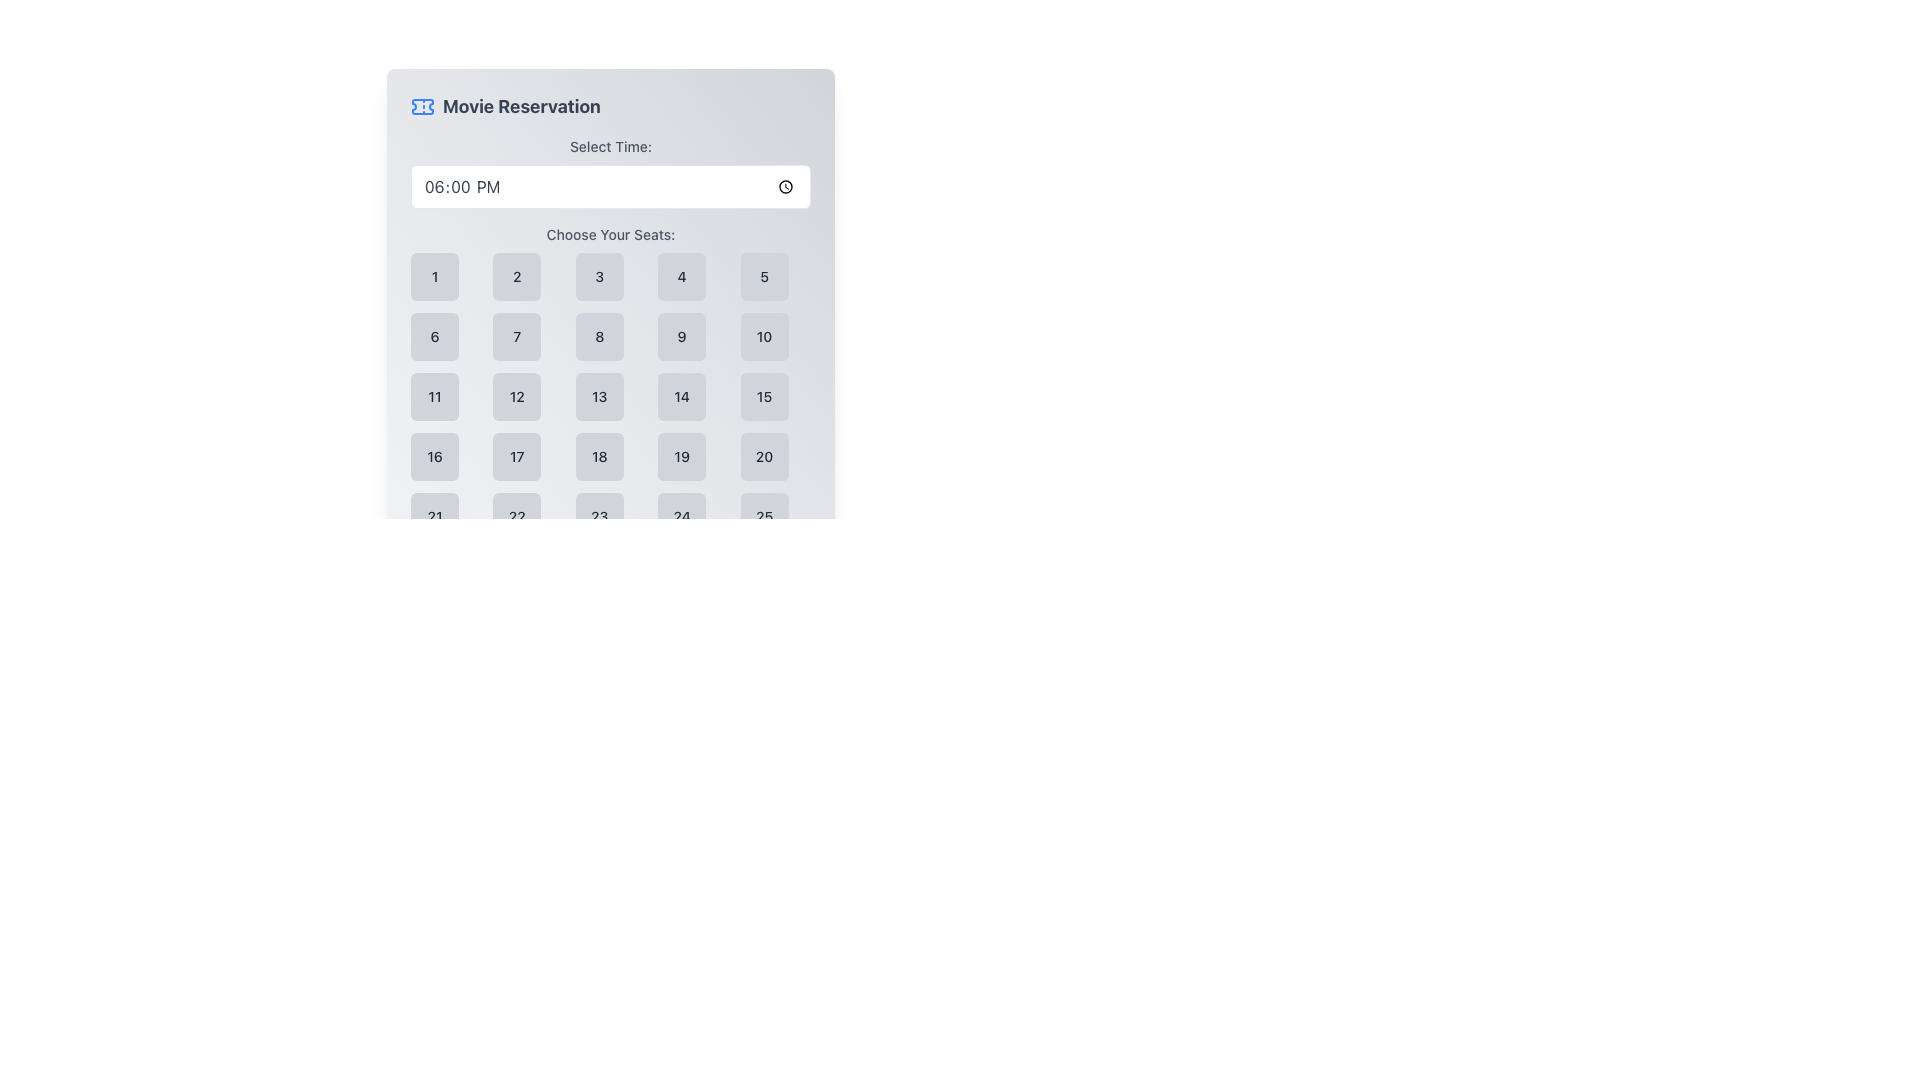  Describe the element at coordinates (763, 277) in the screenshot. I see `the button labeled '5' in the grid layout for seat selection preview` at that location.